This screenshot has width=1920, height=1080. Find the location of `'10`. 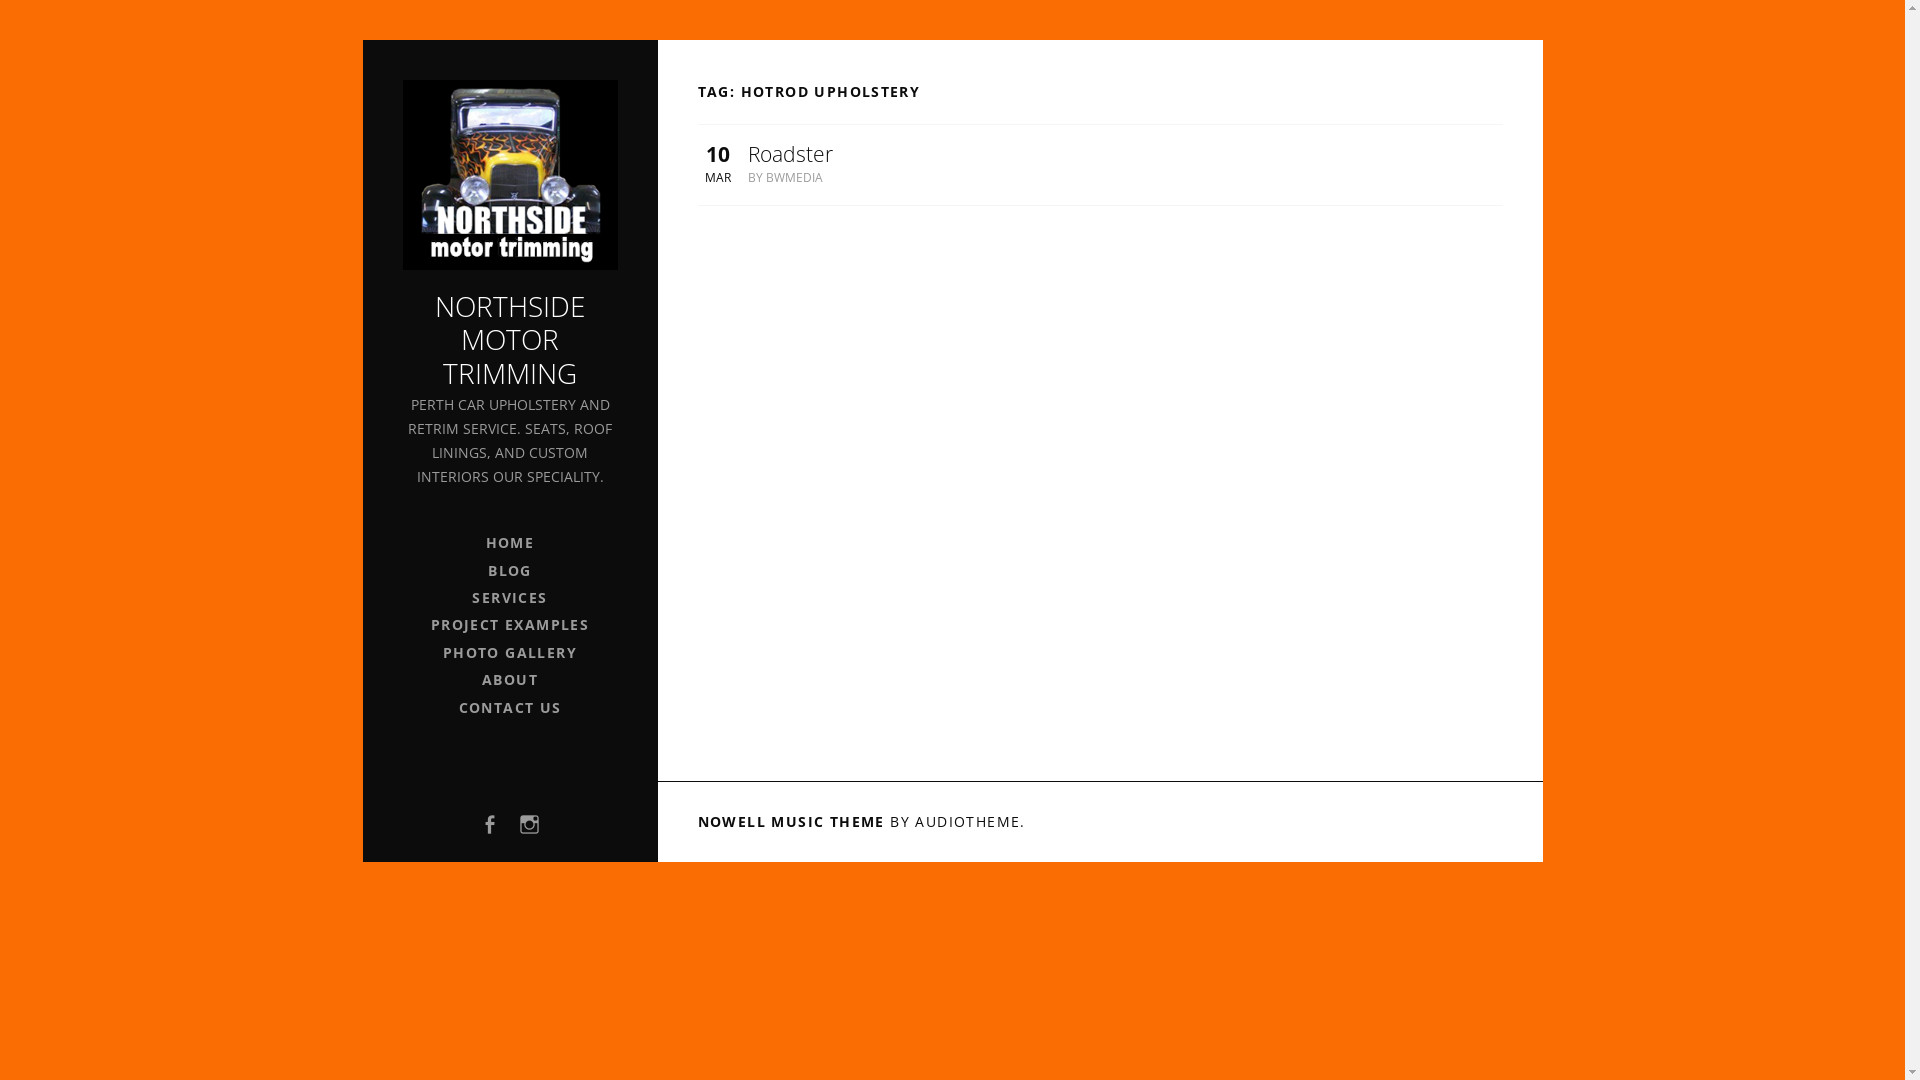

'10 is located at coordinates (718, 162).